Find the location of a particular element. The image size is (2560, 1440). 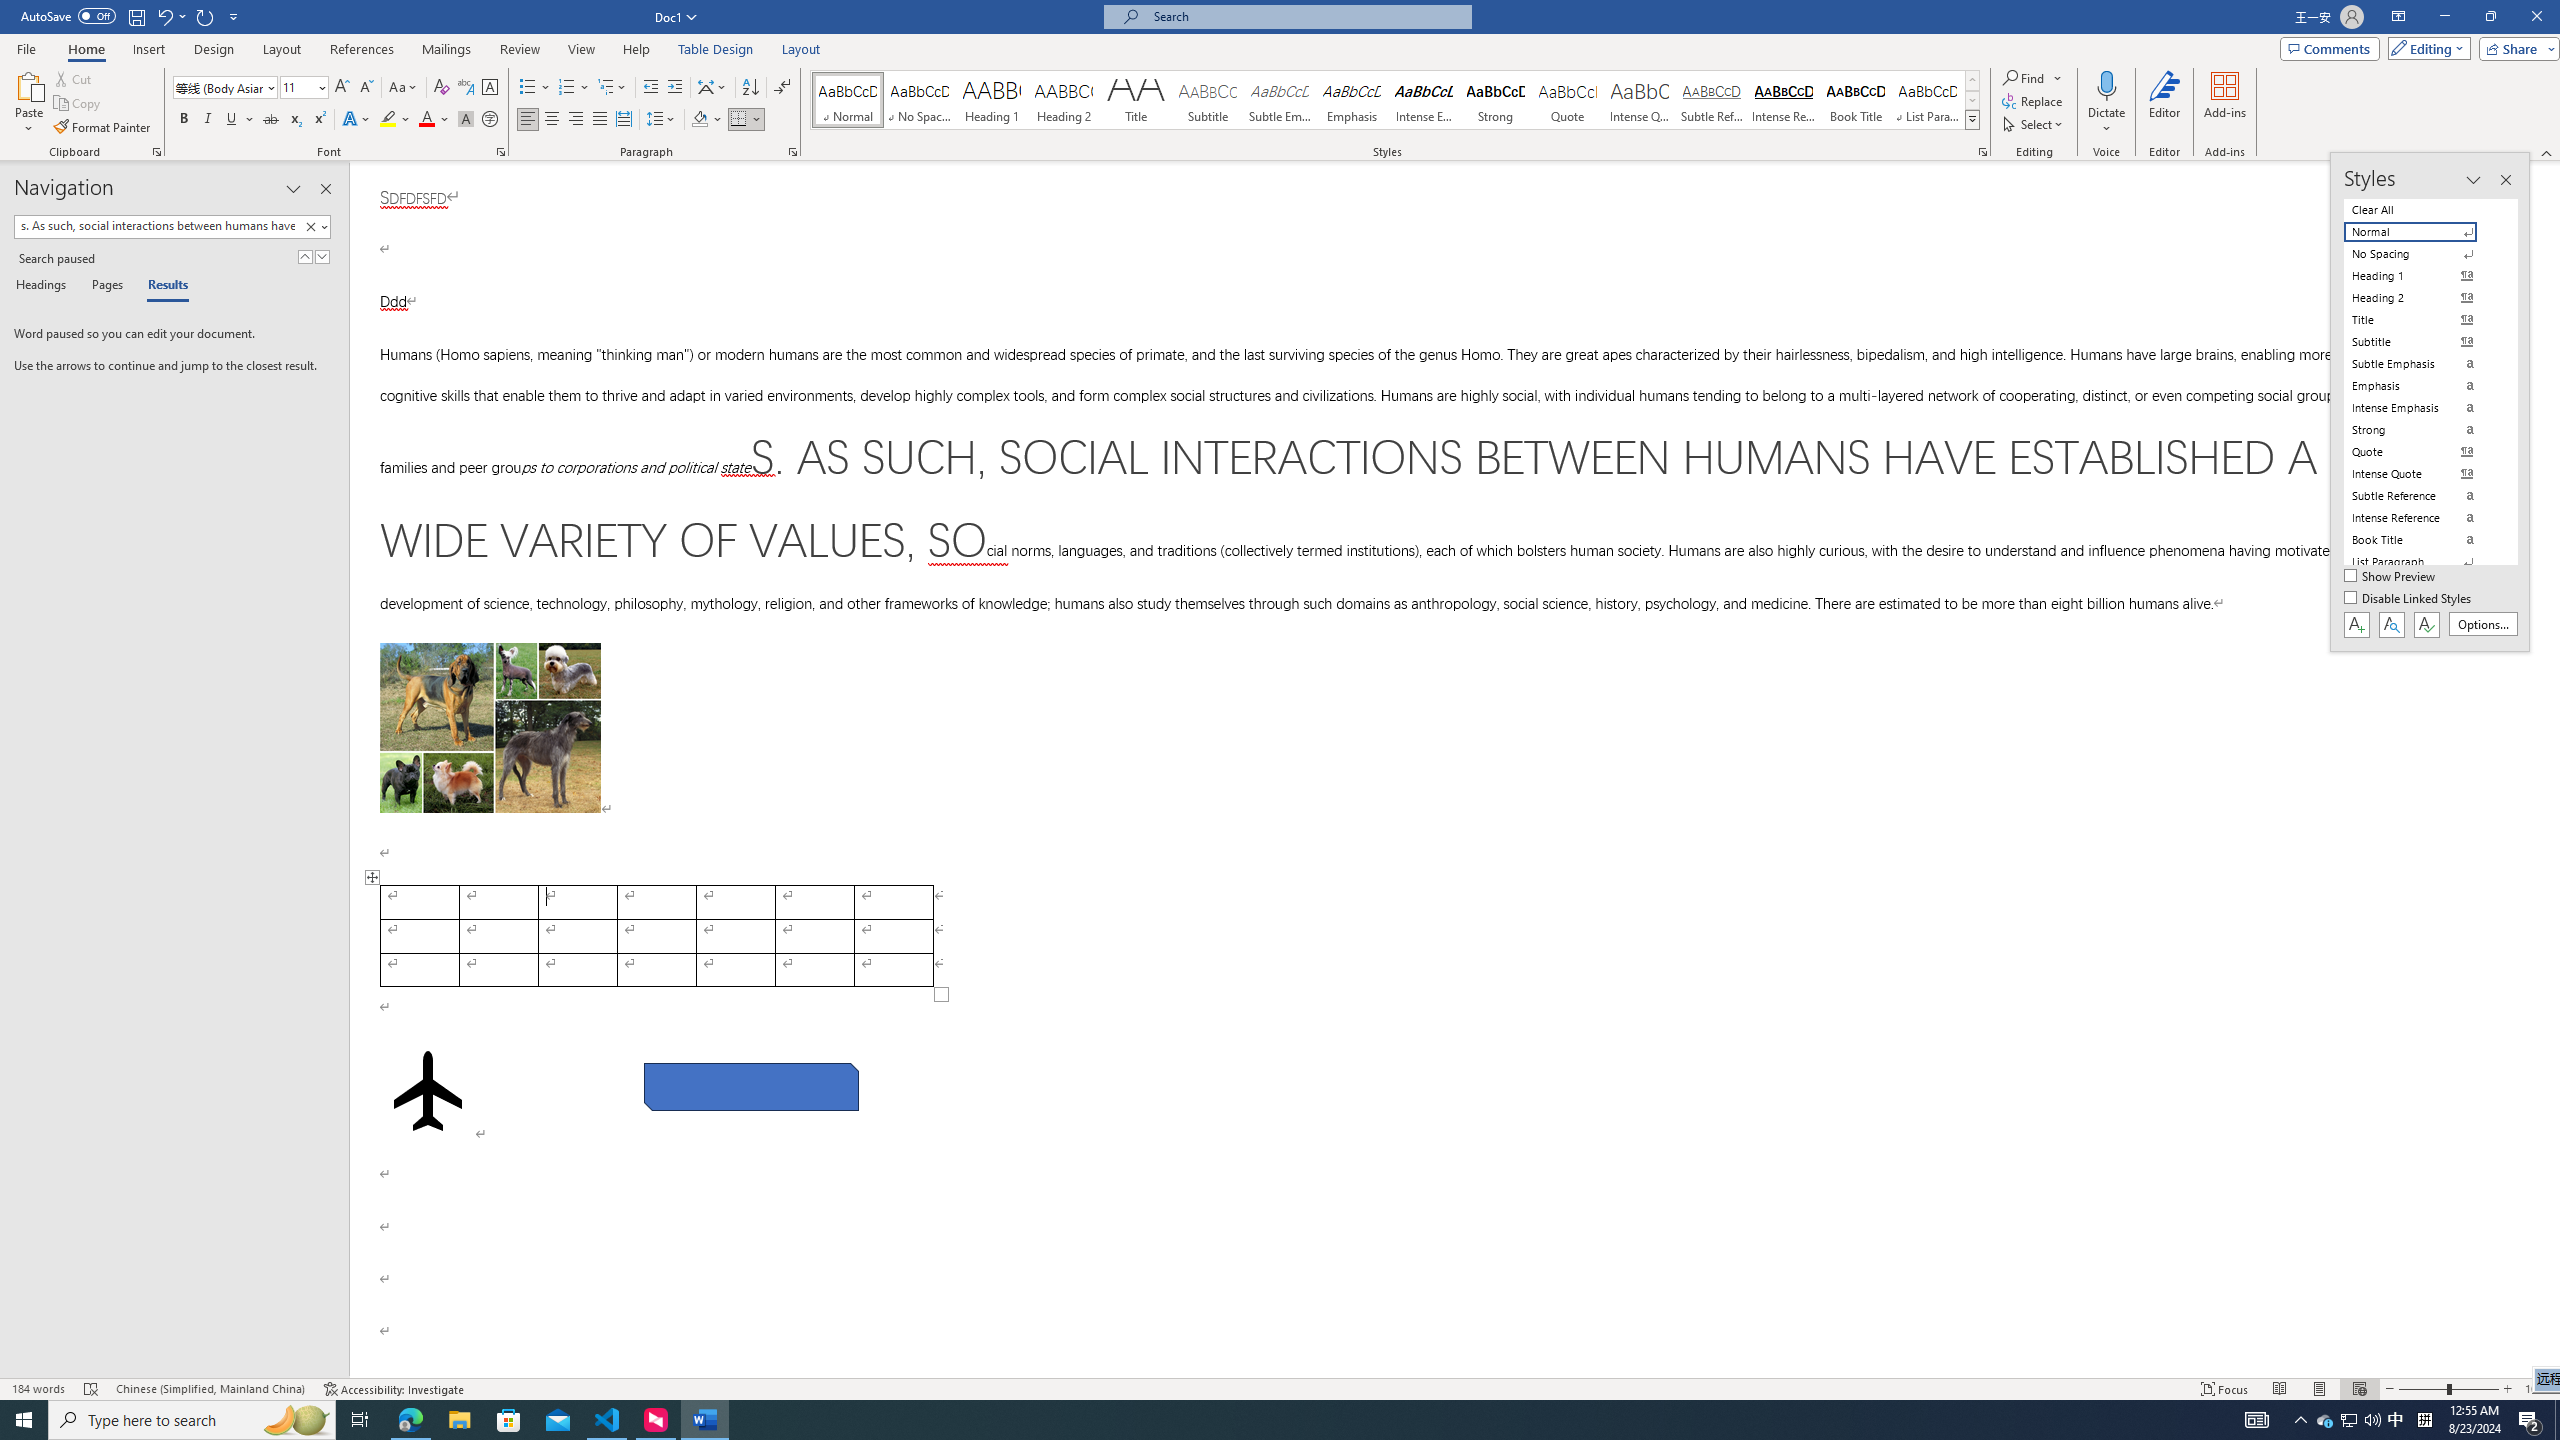

'Line and Paragraph Spacing' is located at coordinates (663, 118).